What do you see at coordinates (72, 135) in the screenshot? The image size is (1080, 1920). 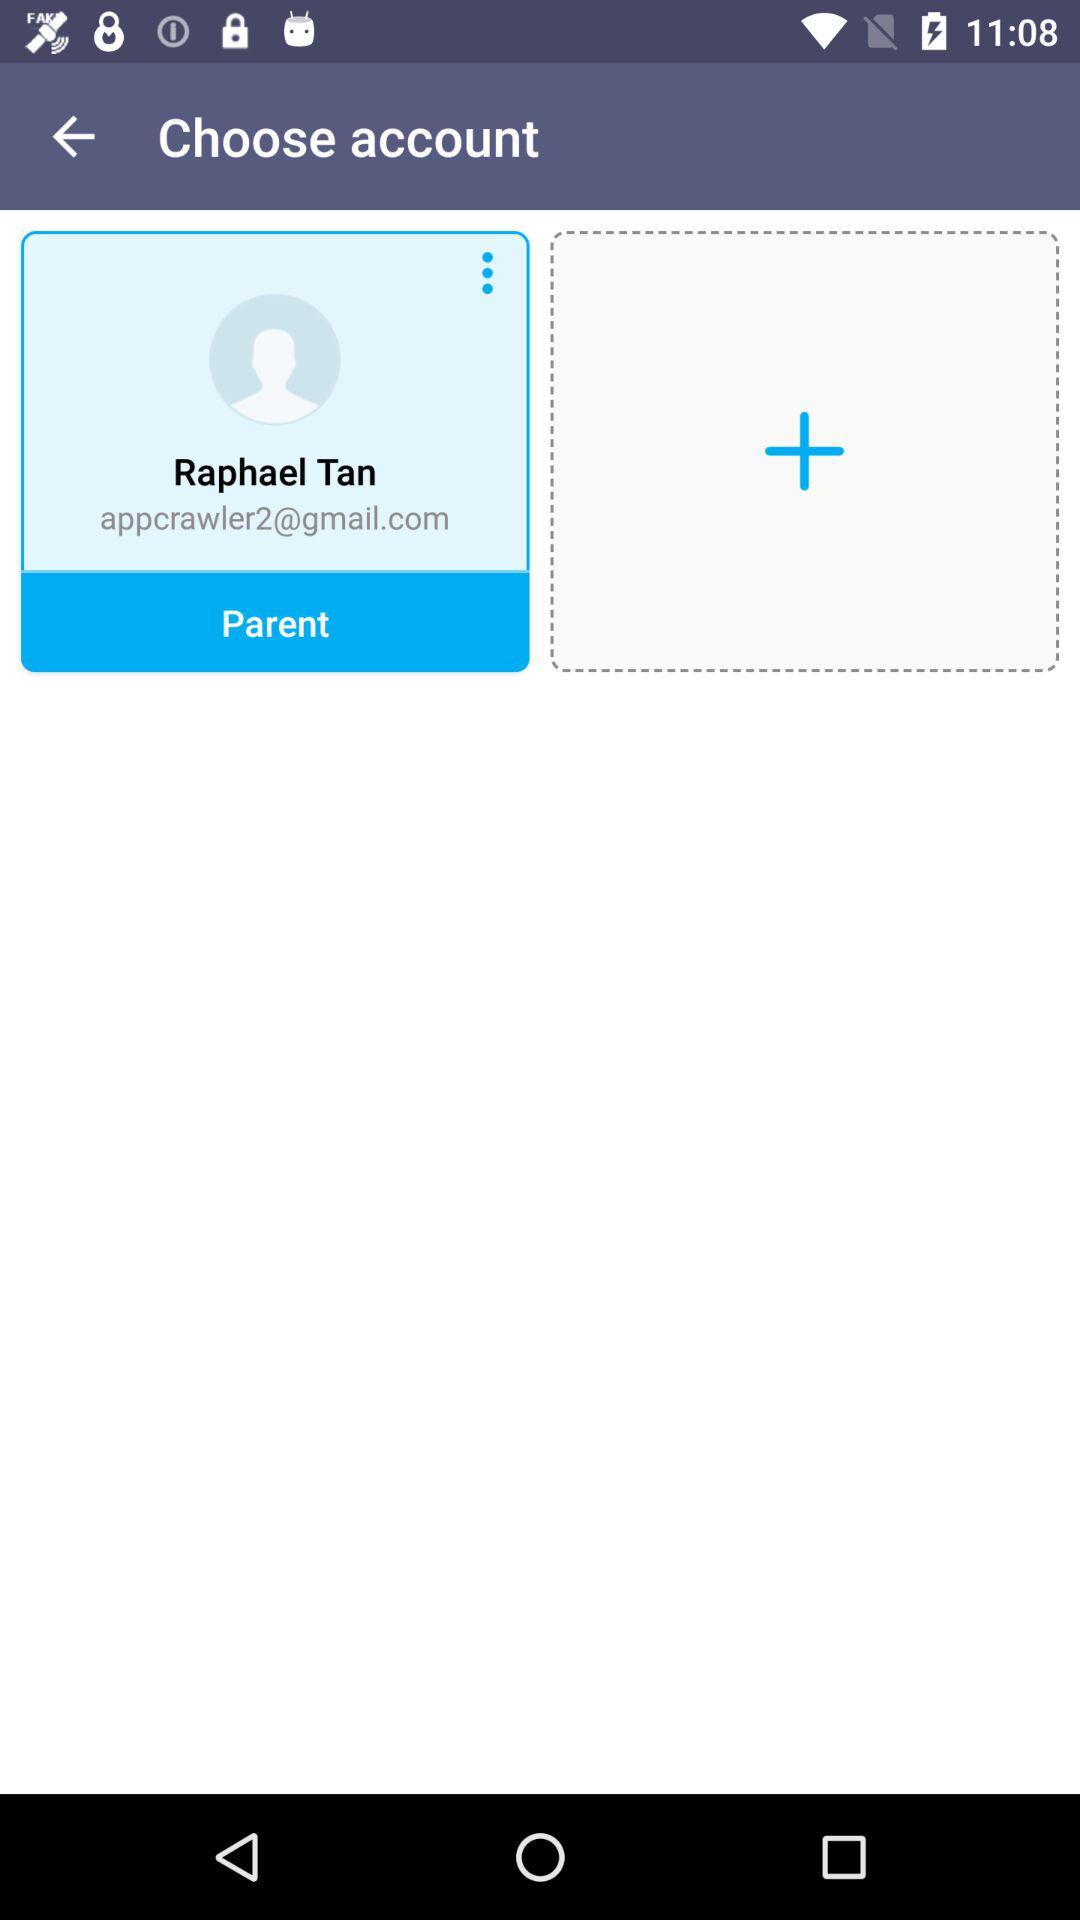 I see `the item next to the choose account item` at bounding box center [72, 135].